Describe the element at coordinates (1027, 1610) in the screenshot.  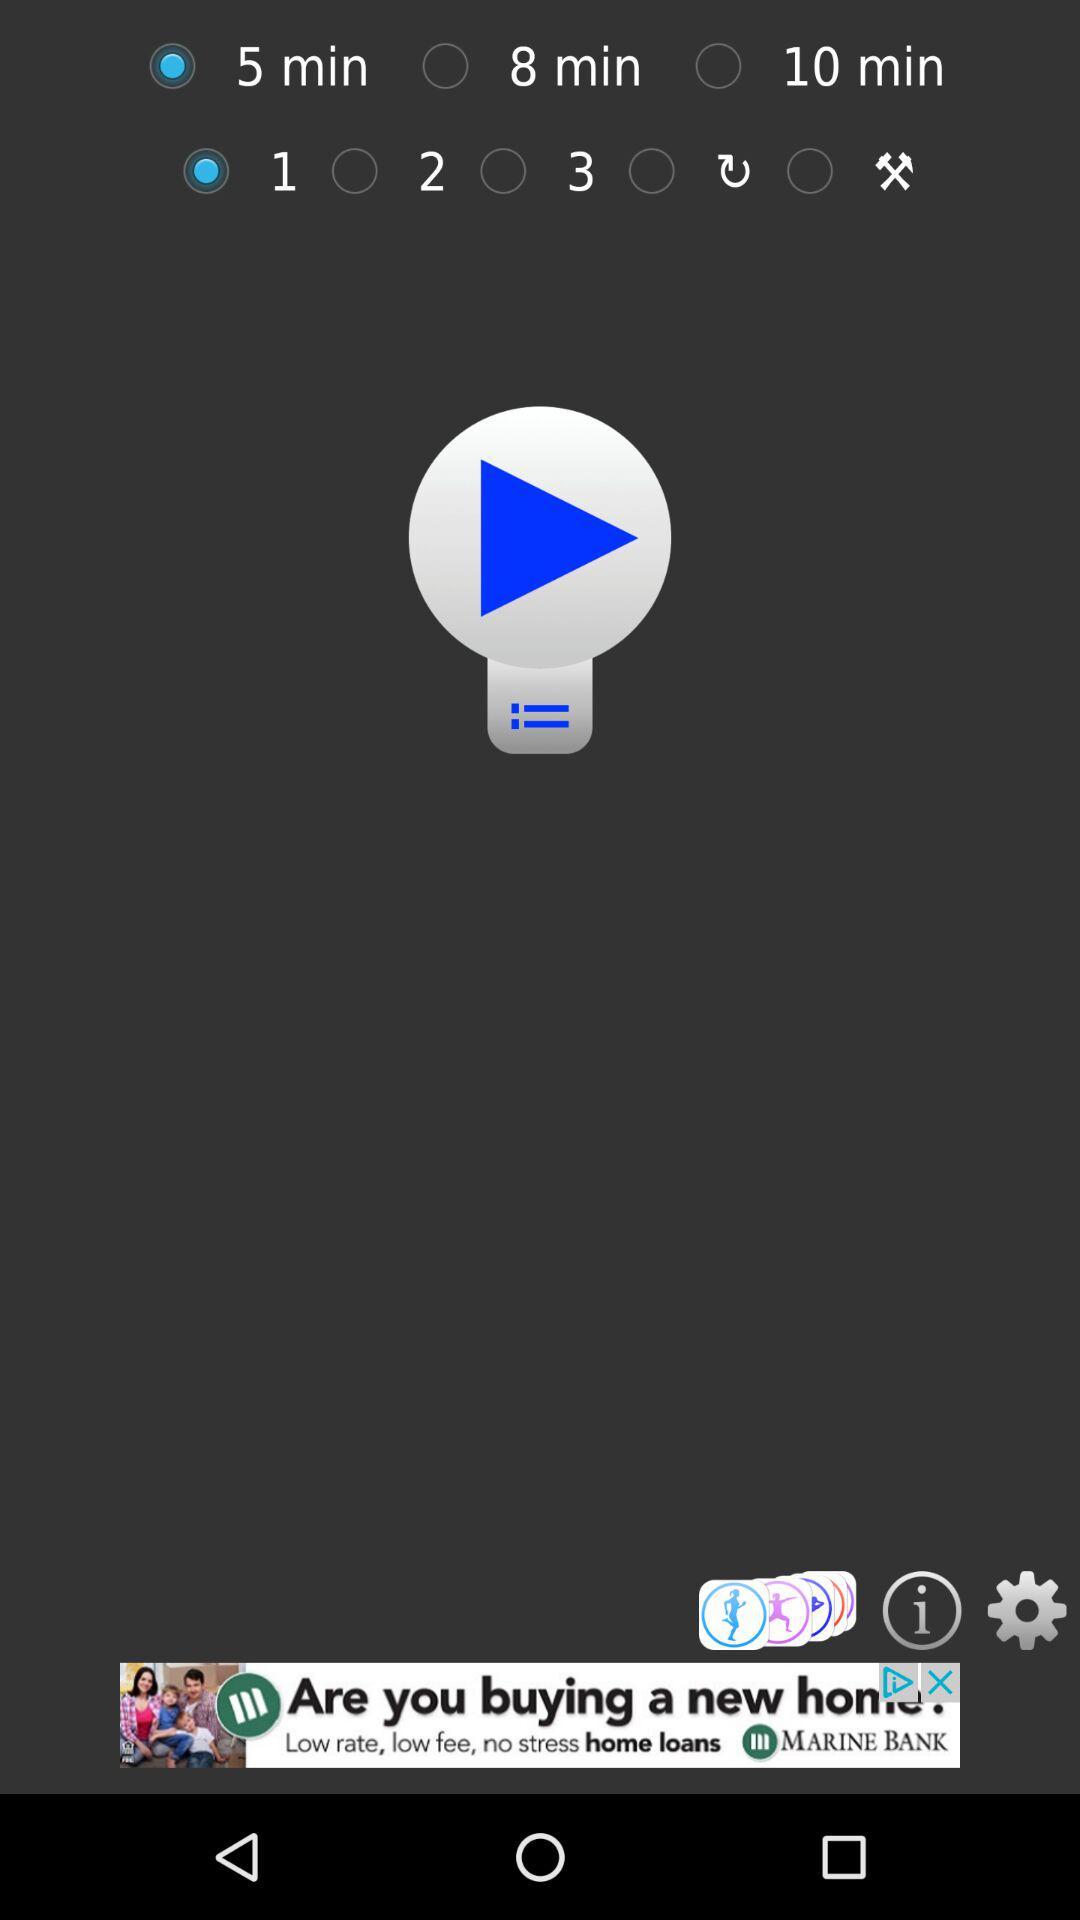
I see `setting` at that location.